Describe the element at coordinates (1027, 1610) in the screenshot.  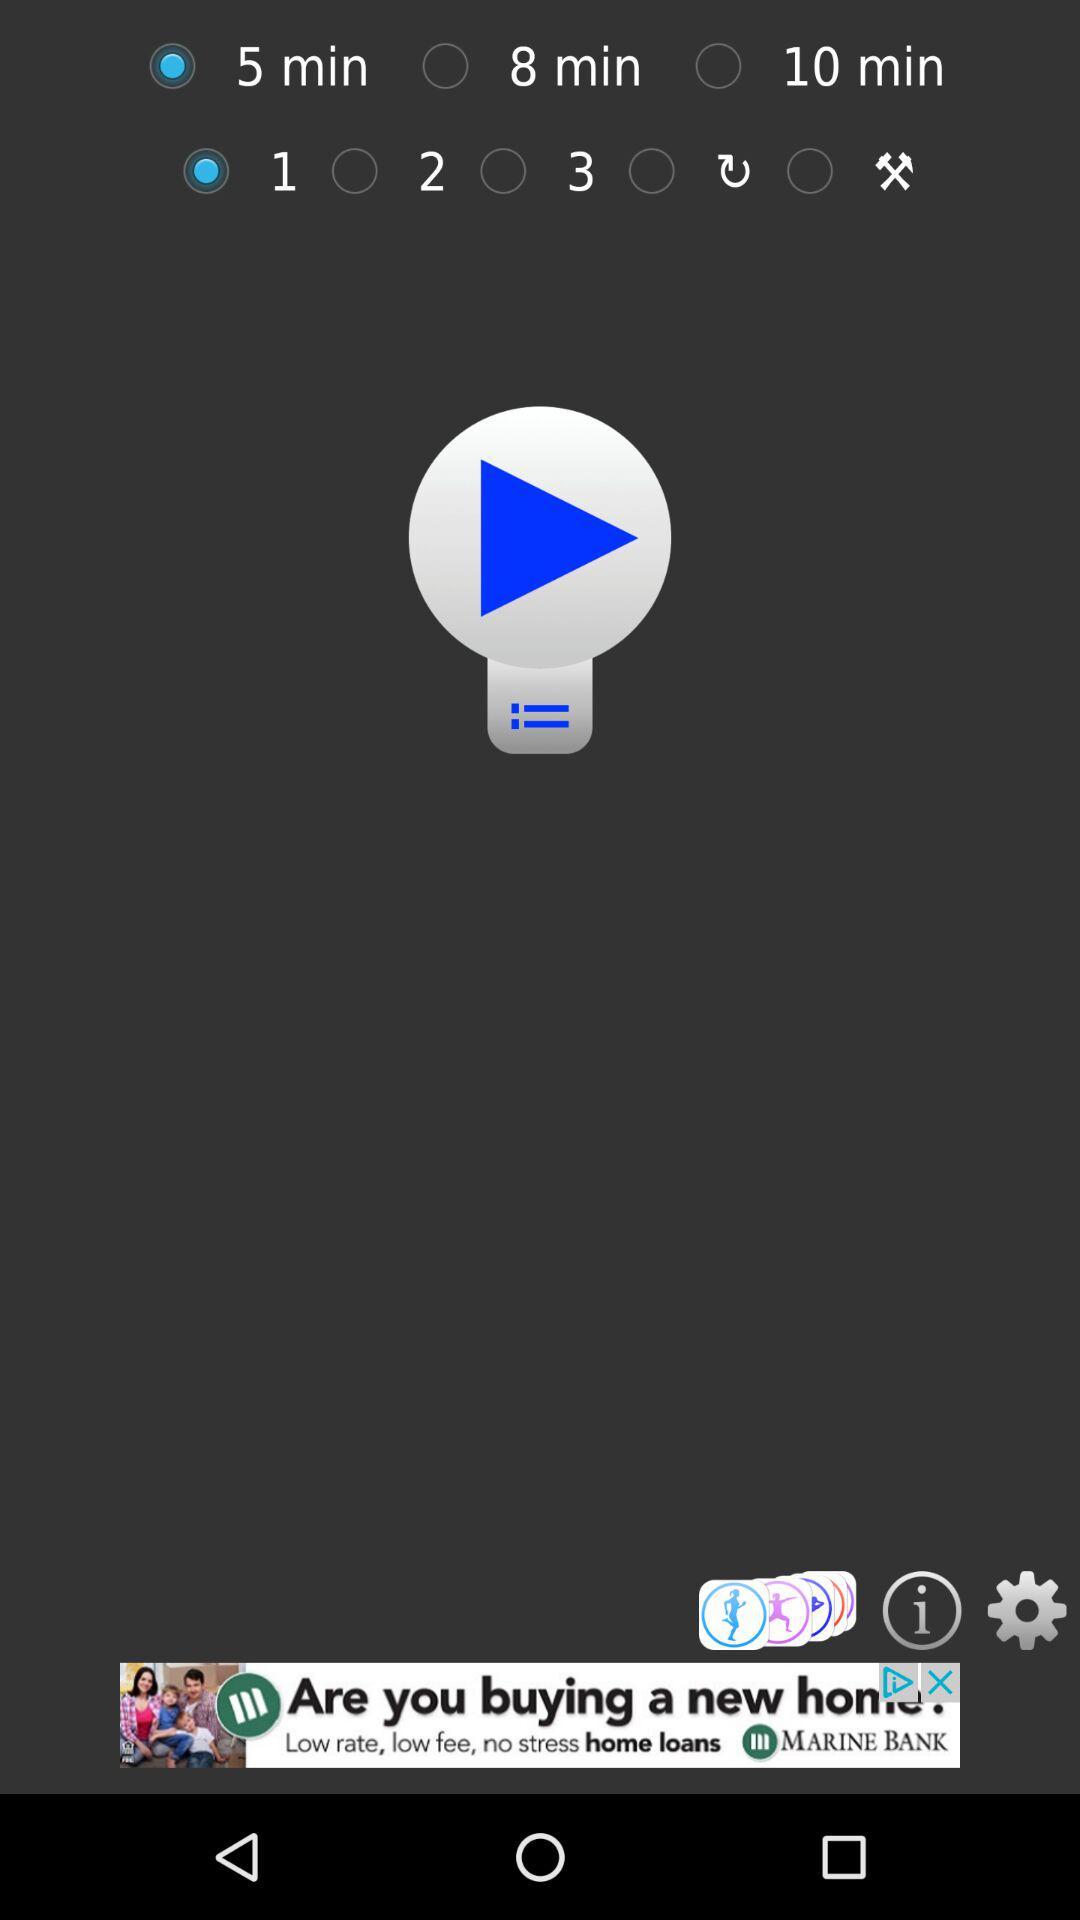
I see `setting` at that location.